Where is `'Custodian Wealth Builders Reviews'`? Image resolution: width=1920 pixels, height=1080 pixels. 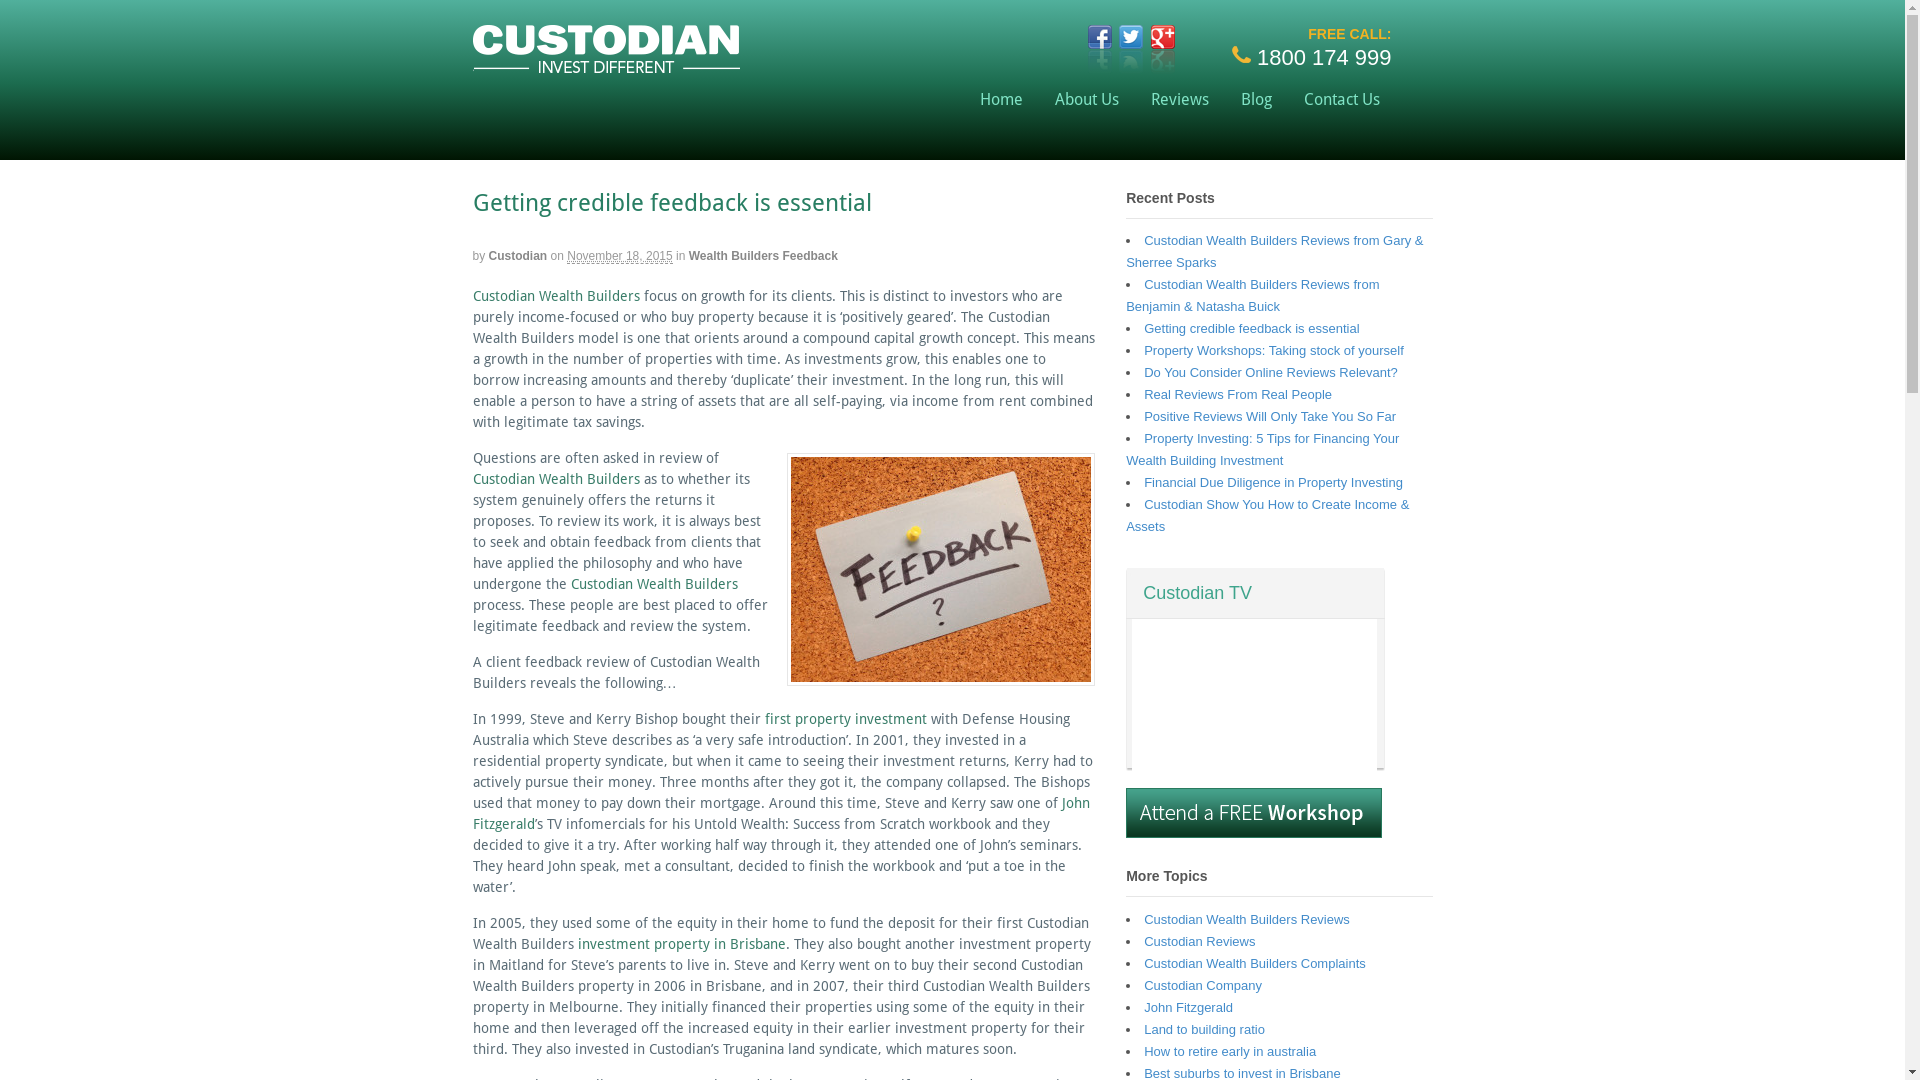 'Custodian Wealth Builders Reviews' is located at coordinates (1246, 919).